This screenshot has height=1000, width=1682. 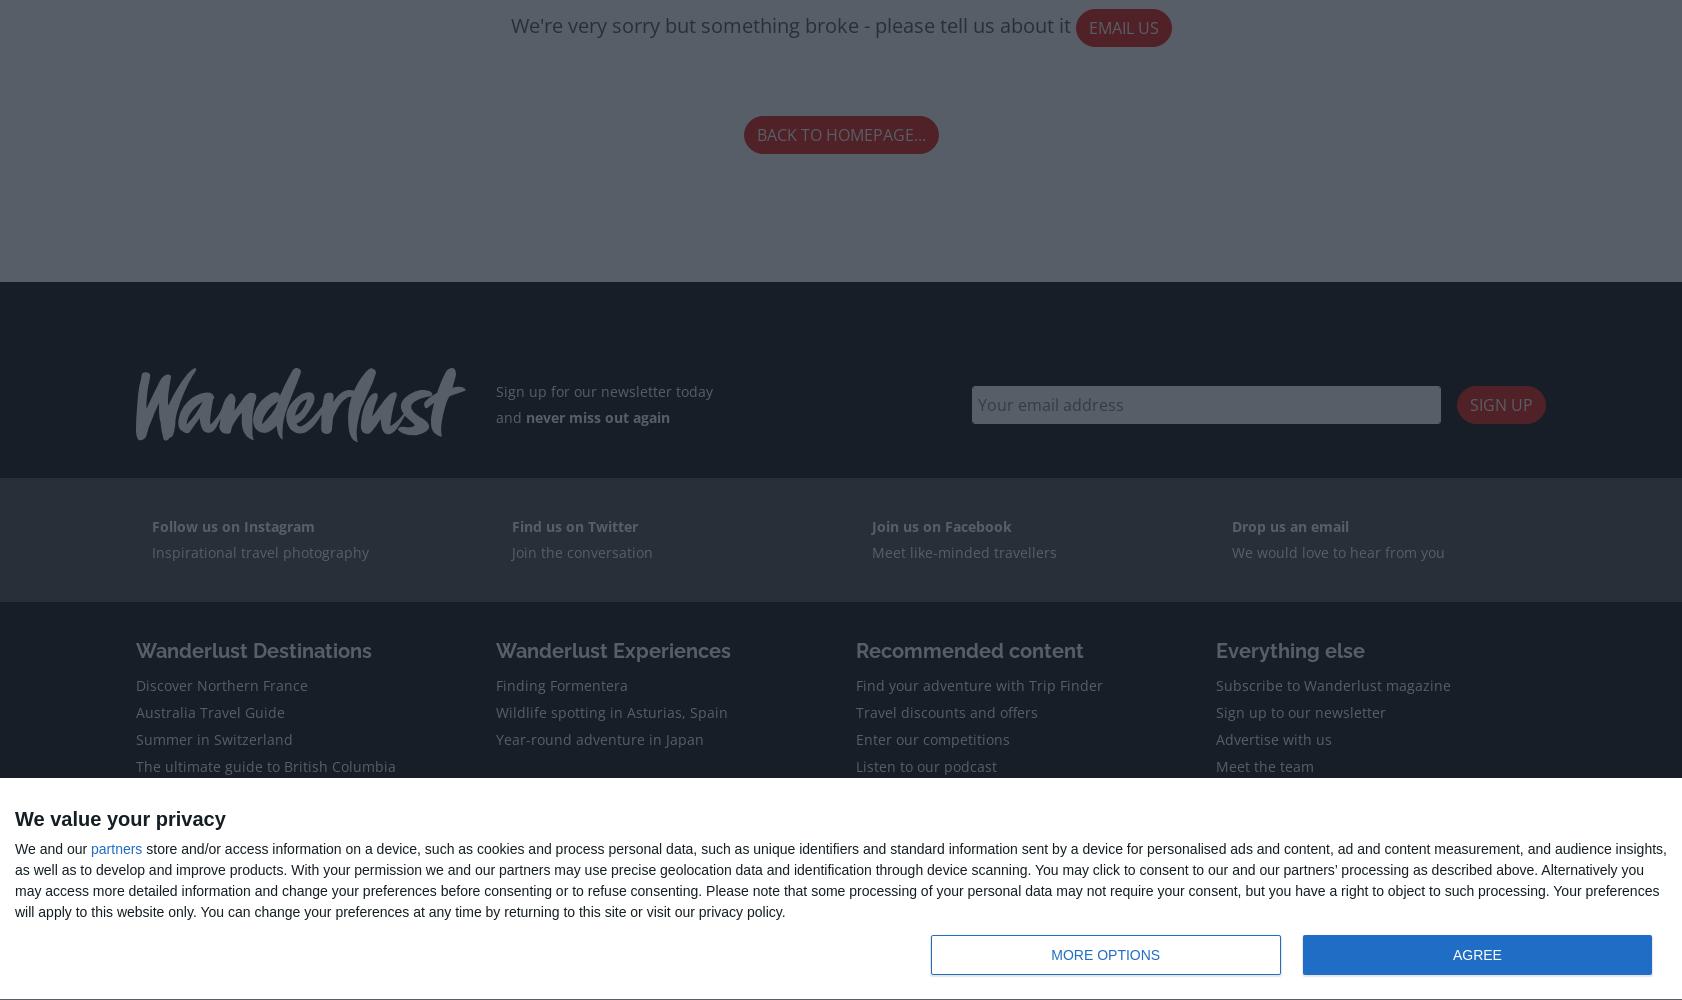 What do you see at coordinates (160, 879) in the screenshot?
I see `'About Us'` at bounding box center [160, 879].